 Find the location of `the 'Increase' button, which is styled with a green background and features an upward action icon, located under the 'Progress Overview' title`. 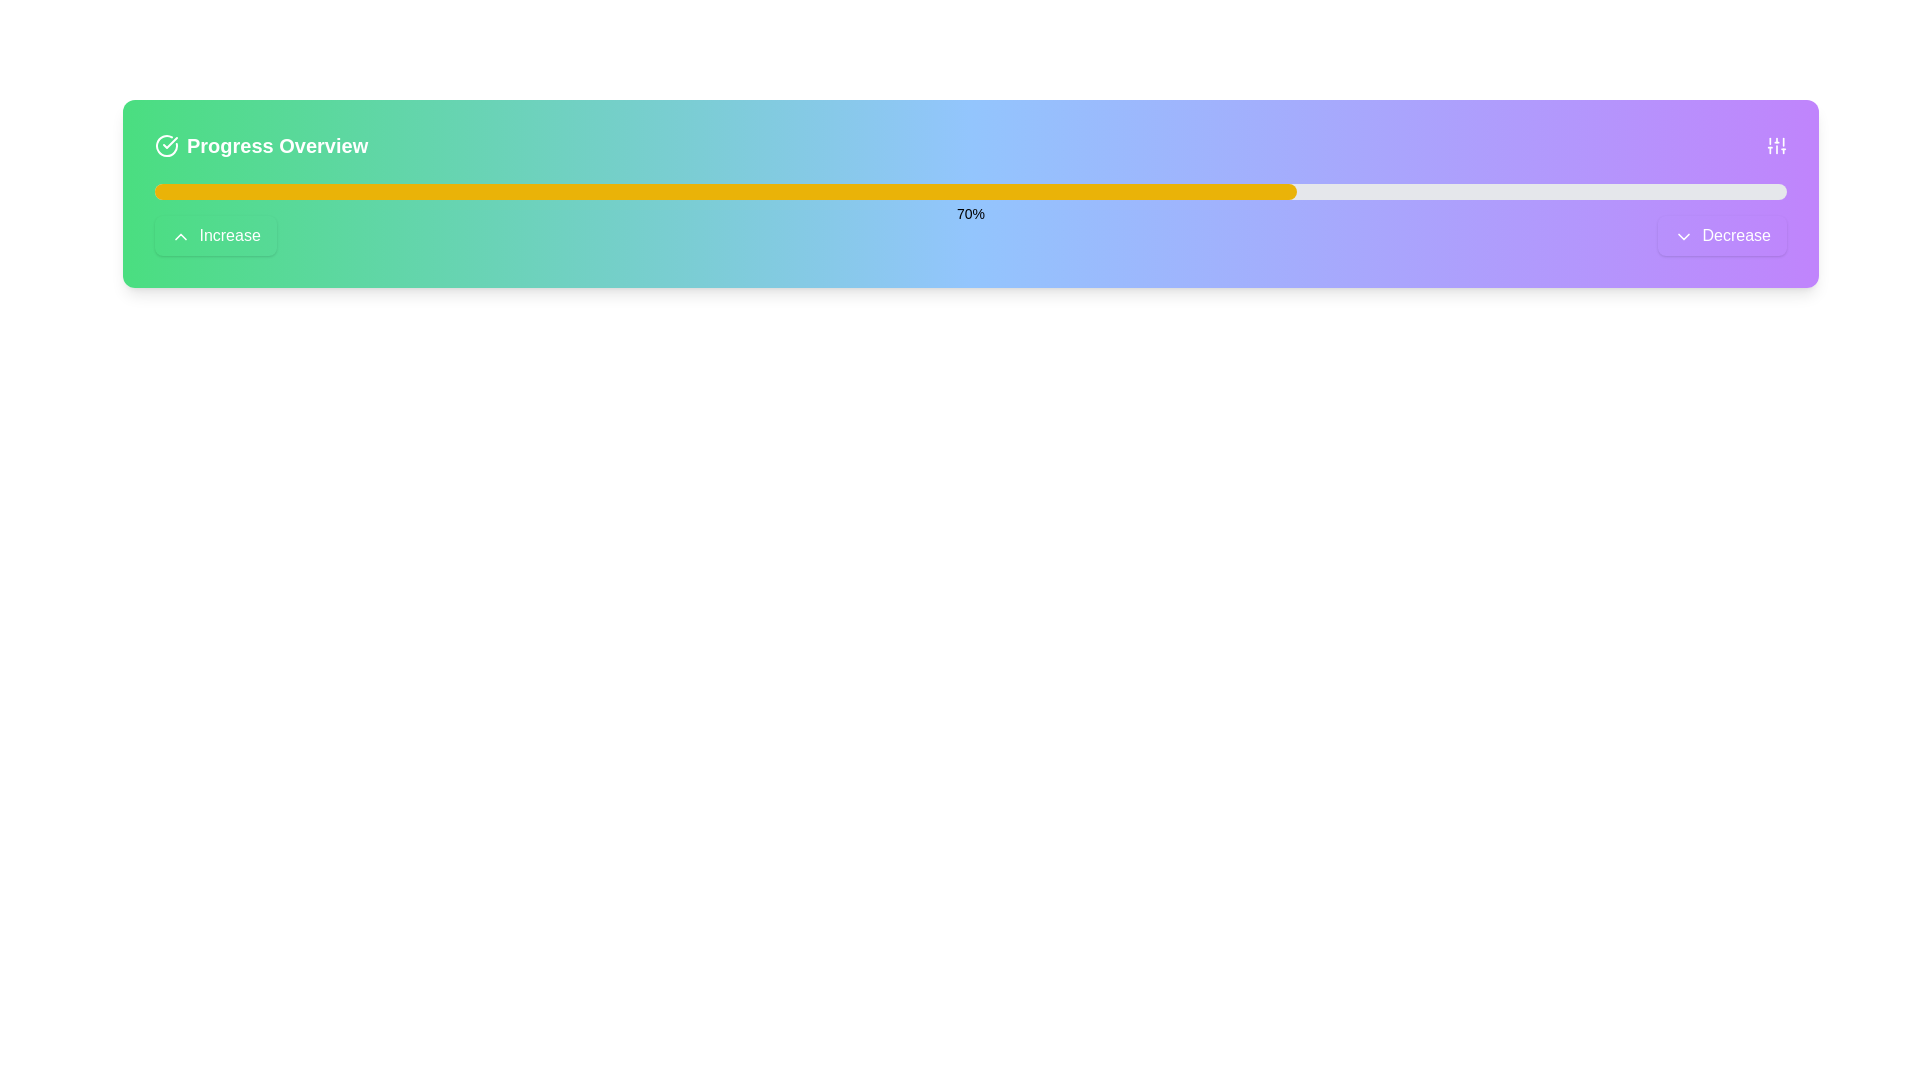

the 'Increase' button, which is styled with a green background and features an upward action icon, located under the 'Progress Overview' title is located at coordinates (181, 234).